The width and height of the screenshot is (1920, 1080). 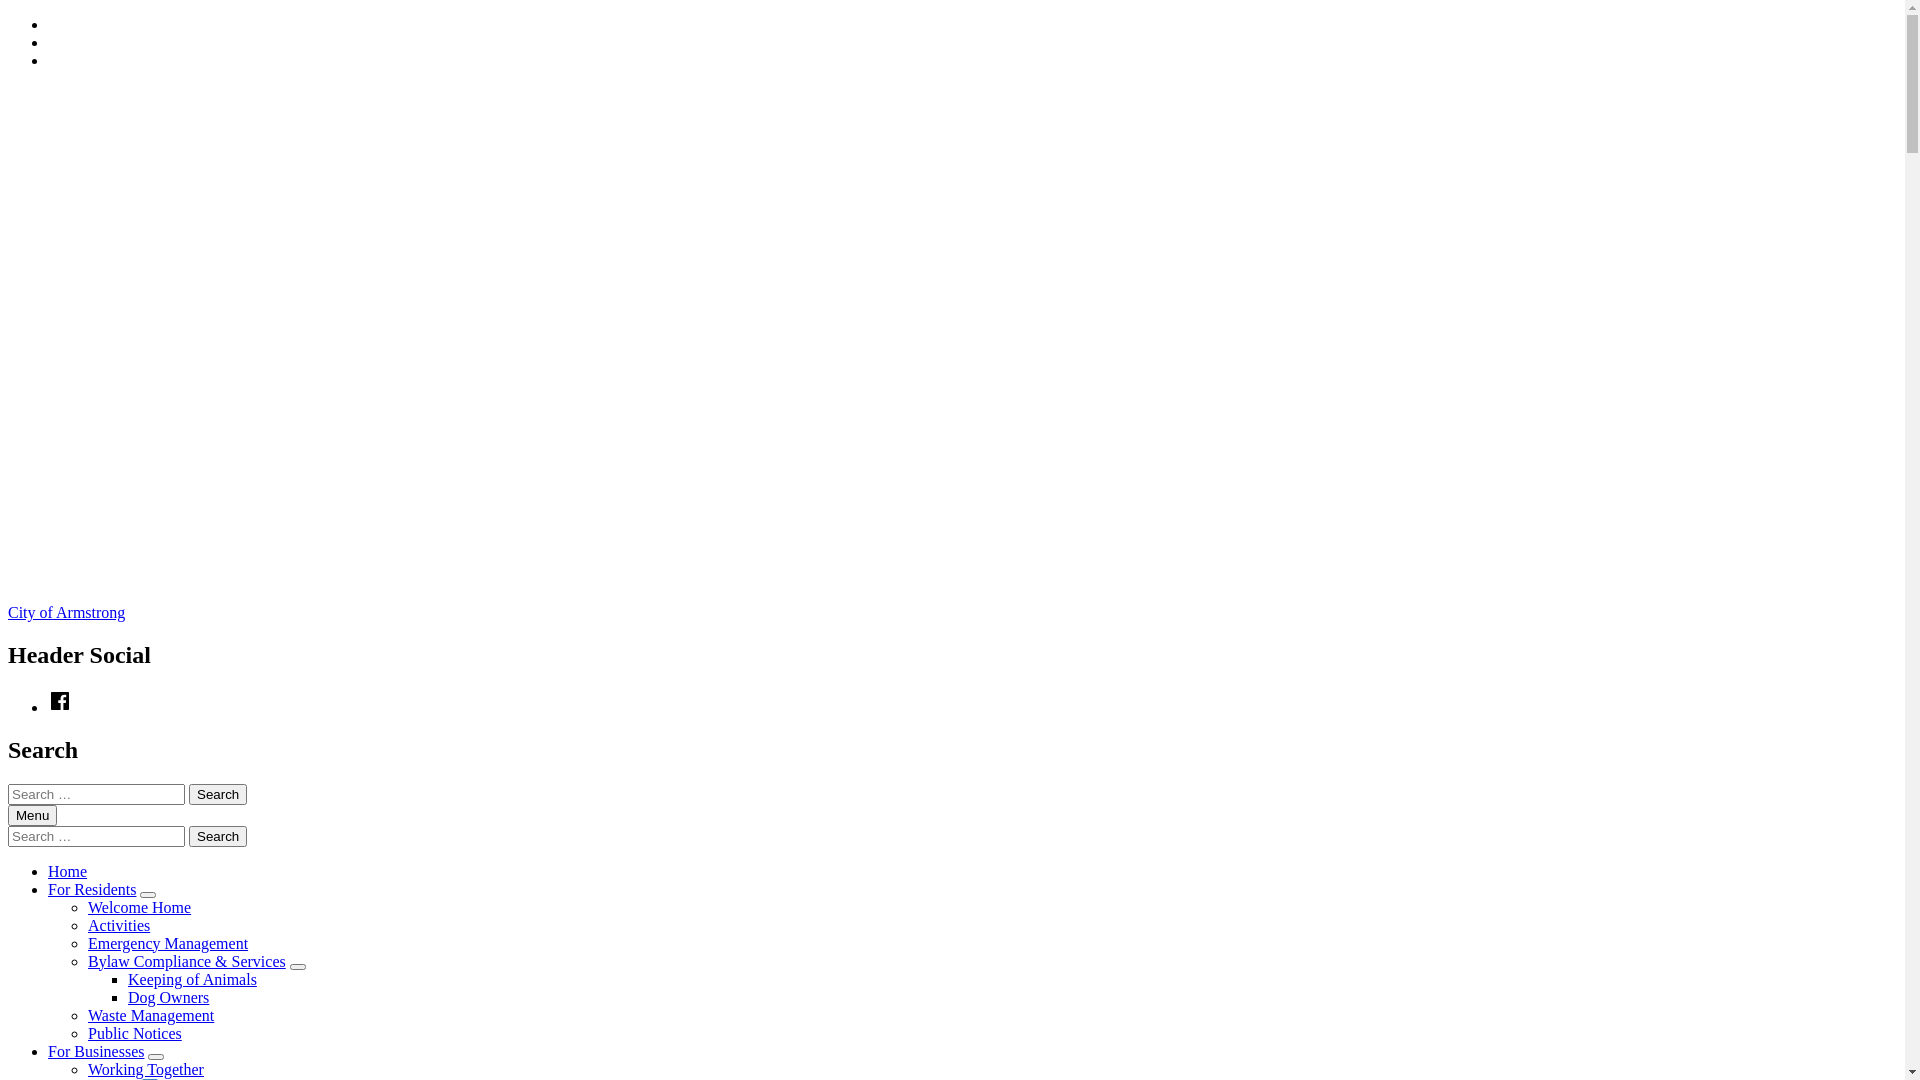 I want to click on 'Search', so click(x=217, y=793).